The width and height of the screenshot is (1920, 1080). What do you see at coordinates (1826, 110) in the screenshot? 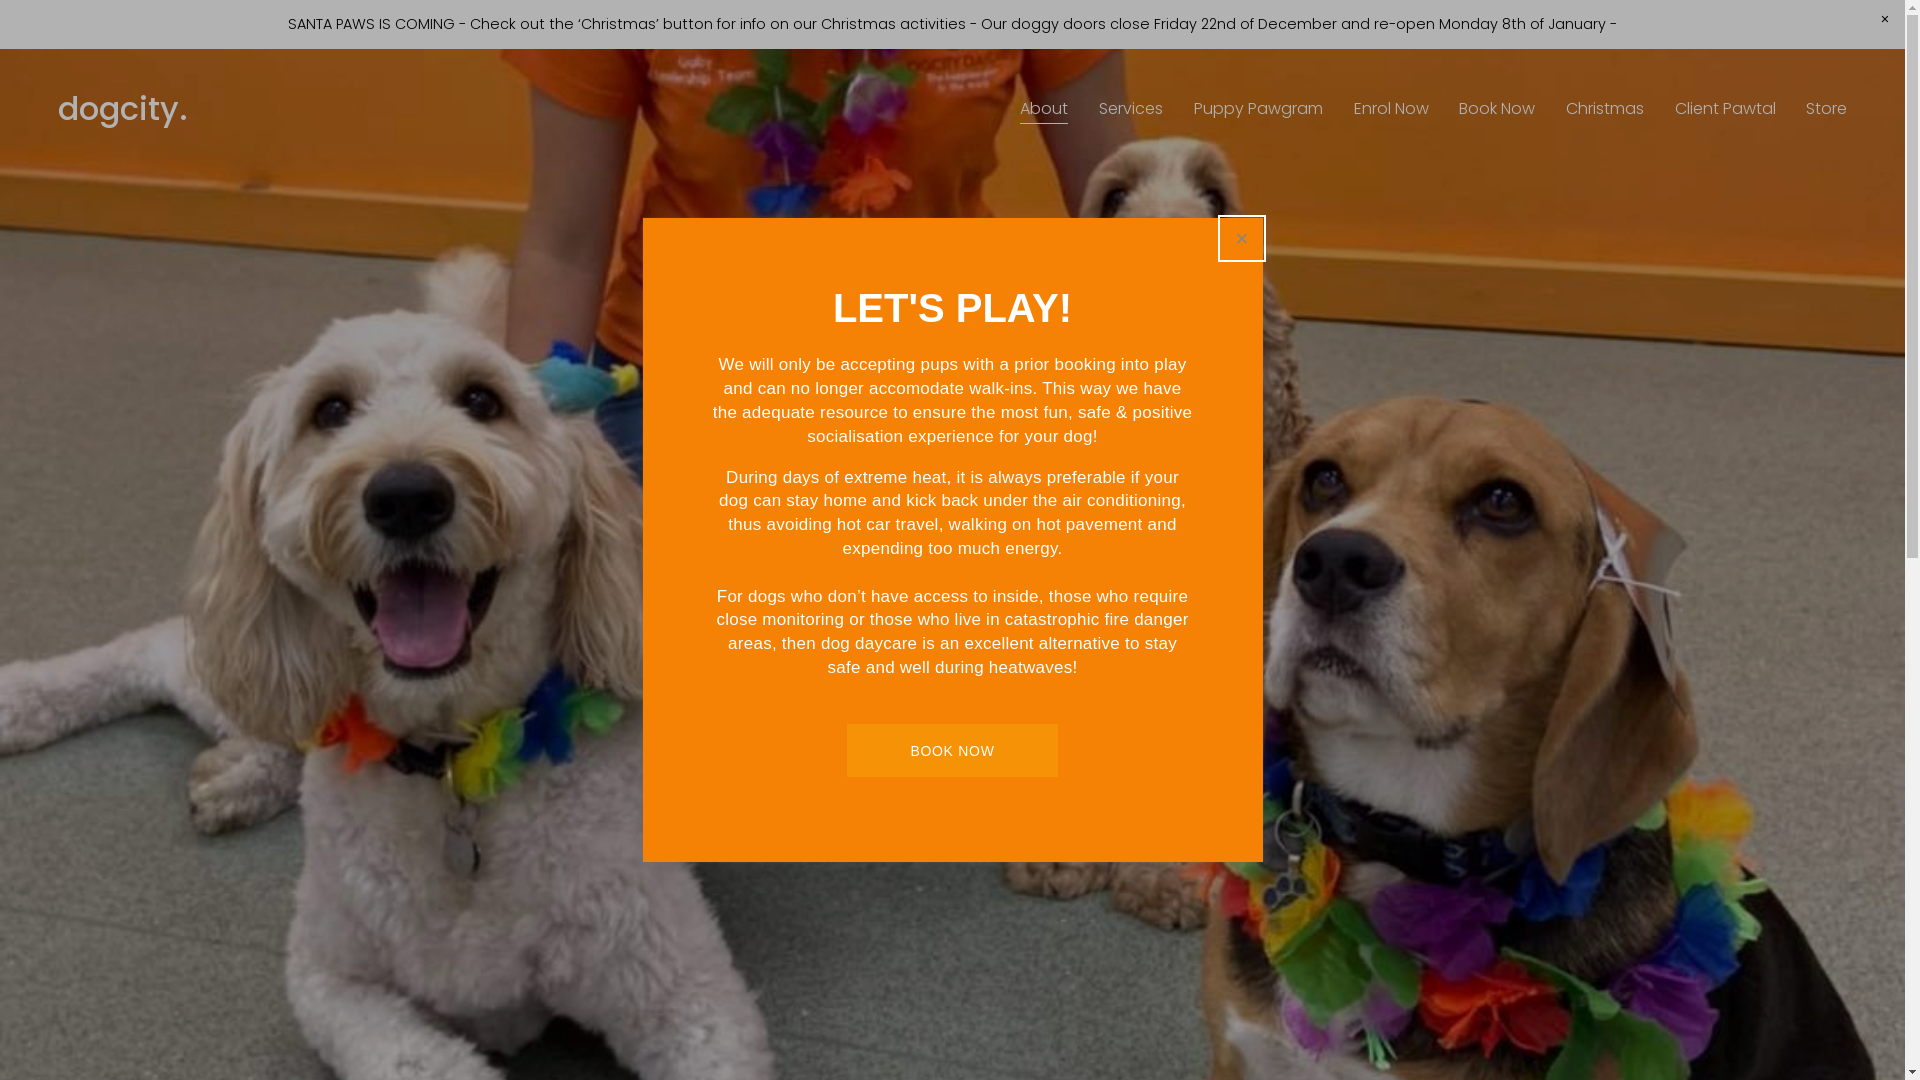
I see `'Store'` at bounding box center [1826, 110].